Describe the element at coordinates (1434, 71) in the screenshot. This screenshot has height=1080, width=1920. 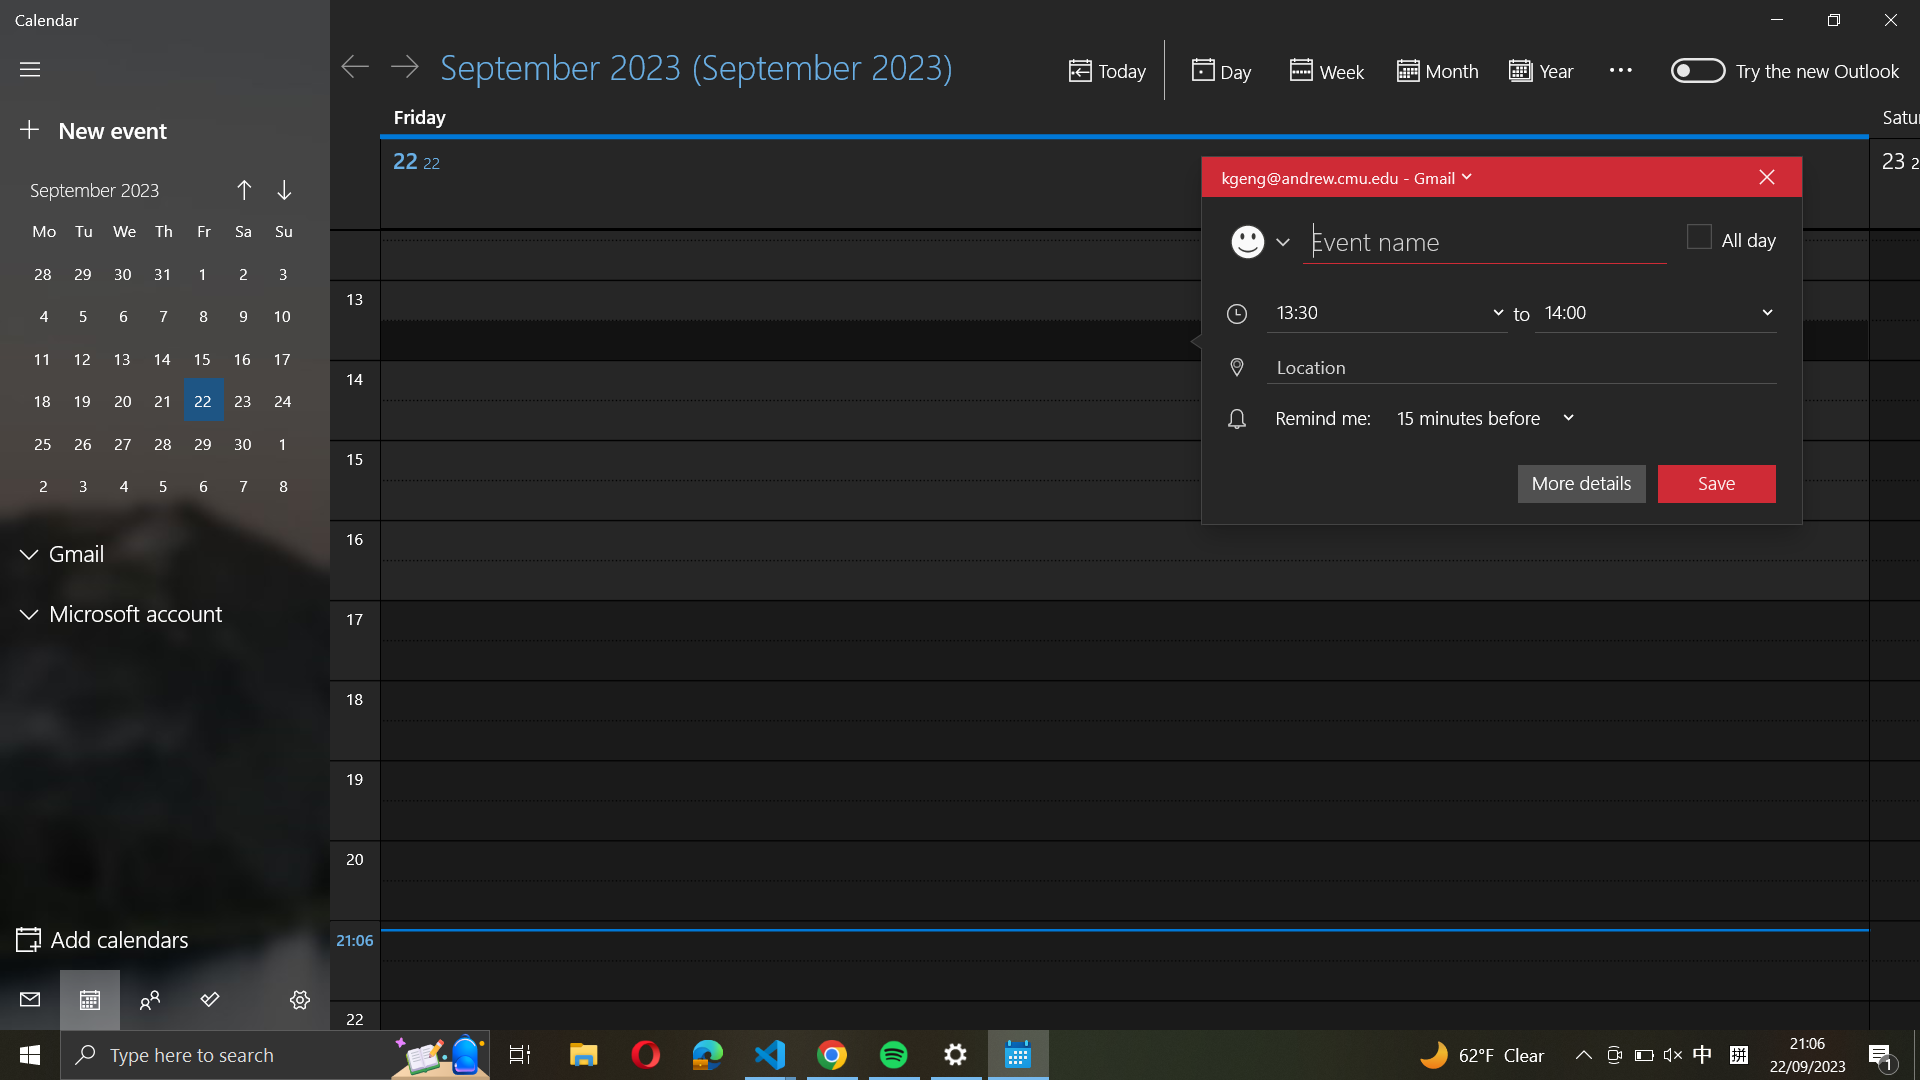
I see `Activate the monthly calendar display` at that location.